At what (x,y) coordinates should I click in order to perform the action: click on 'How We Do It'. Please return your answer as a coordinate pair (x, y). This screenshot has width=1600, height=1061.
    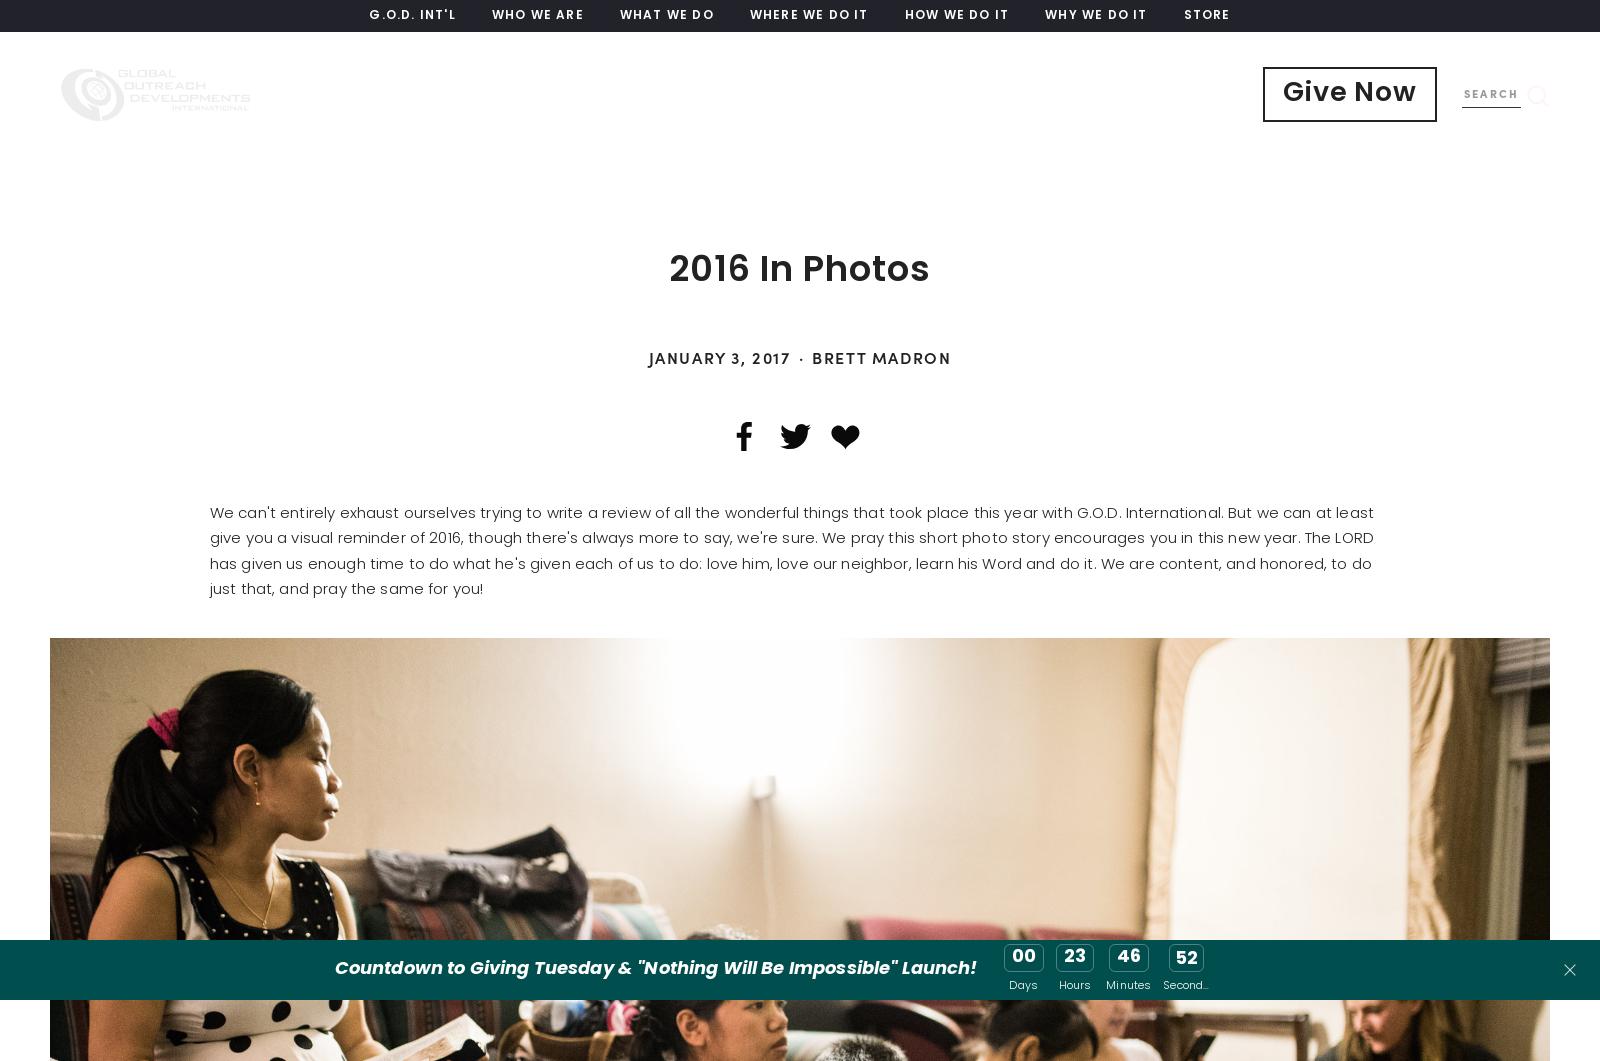
    Looking at the image, I should click on (955, 16).